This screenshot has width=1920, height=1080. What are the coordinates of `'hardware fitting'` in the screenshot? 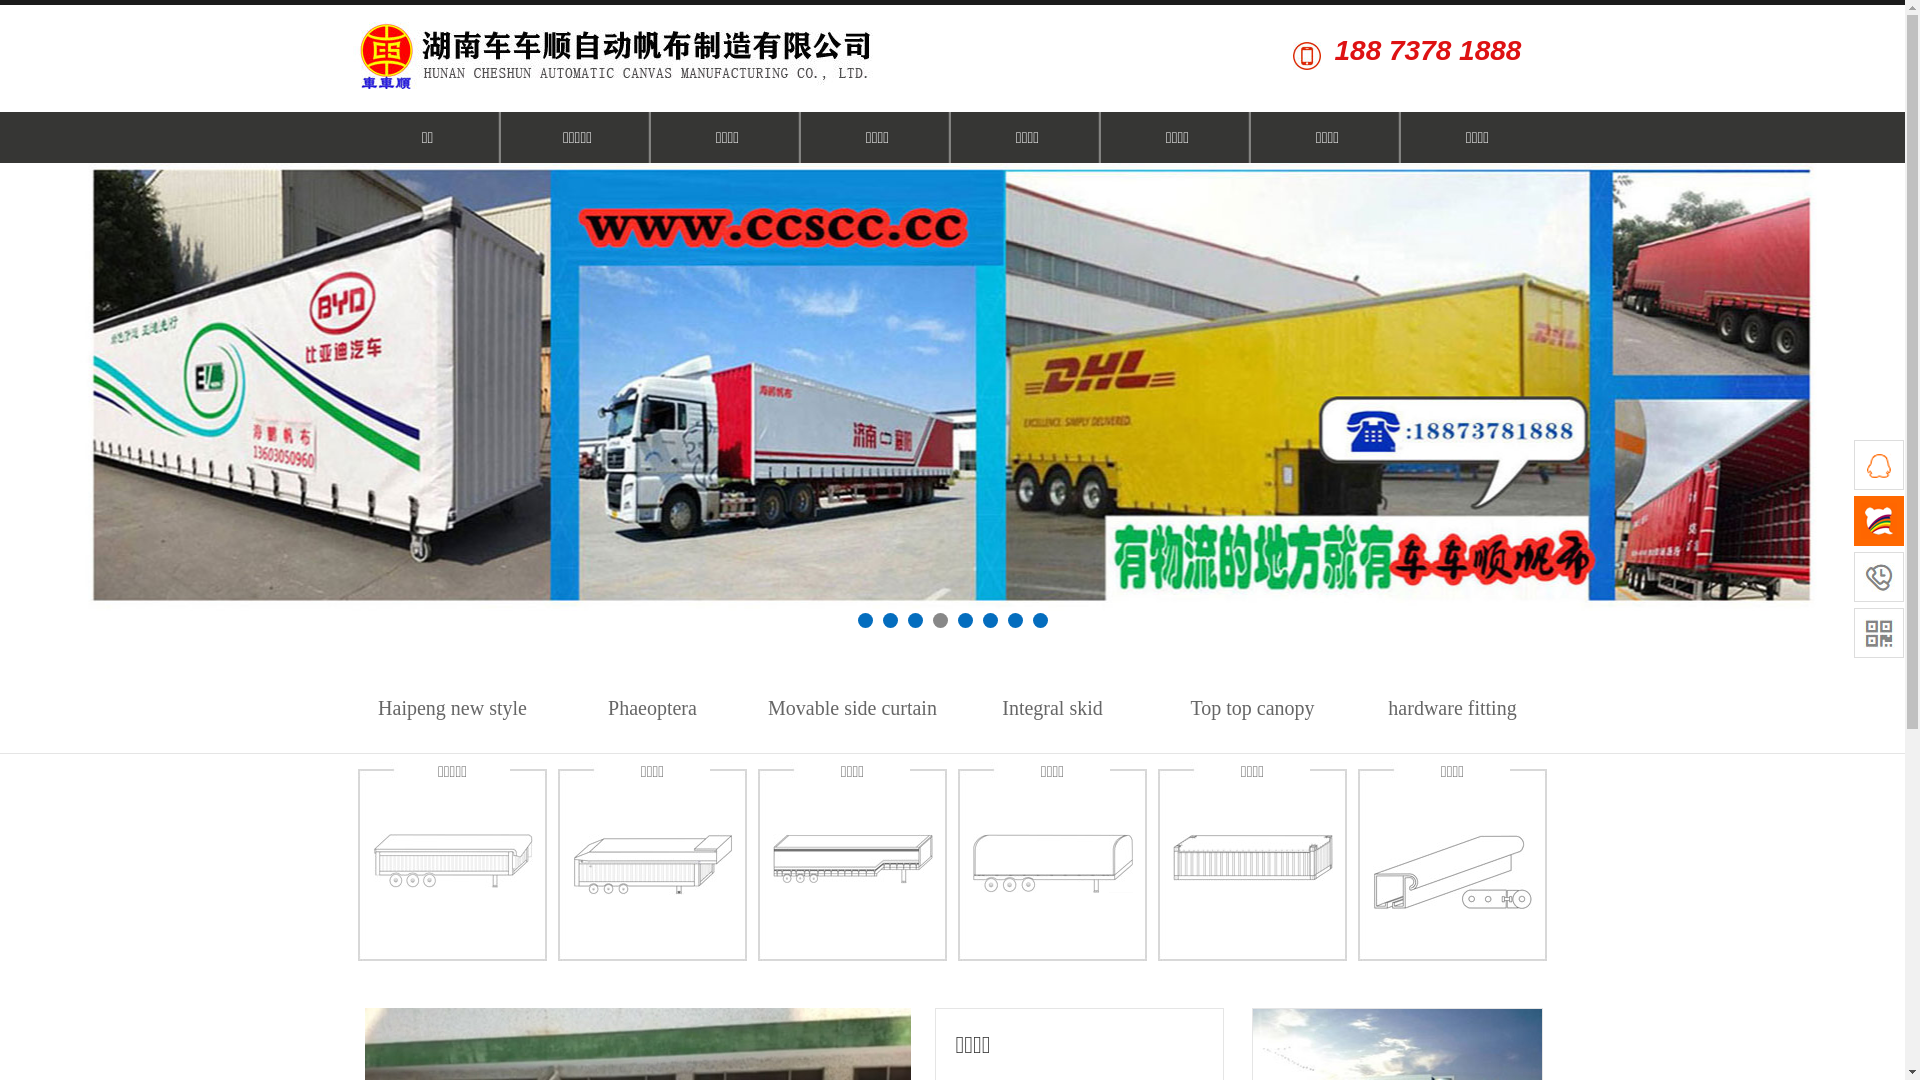 It's located at (1452, 707).